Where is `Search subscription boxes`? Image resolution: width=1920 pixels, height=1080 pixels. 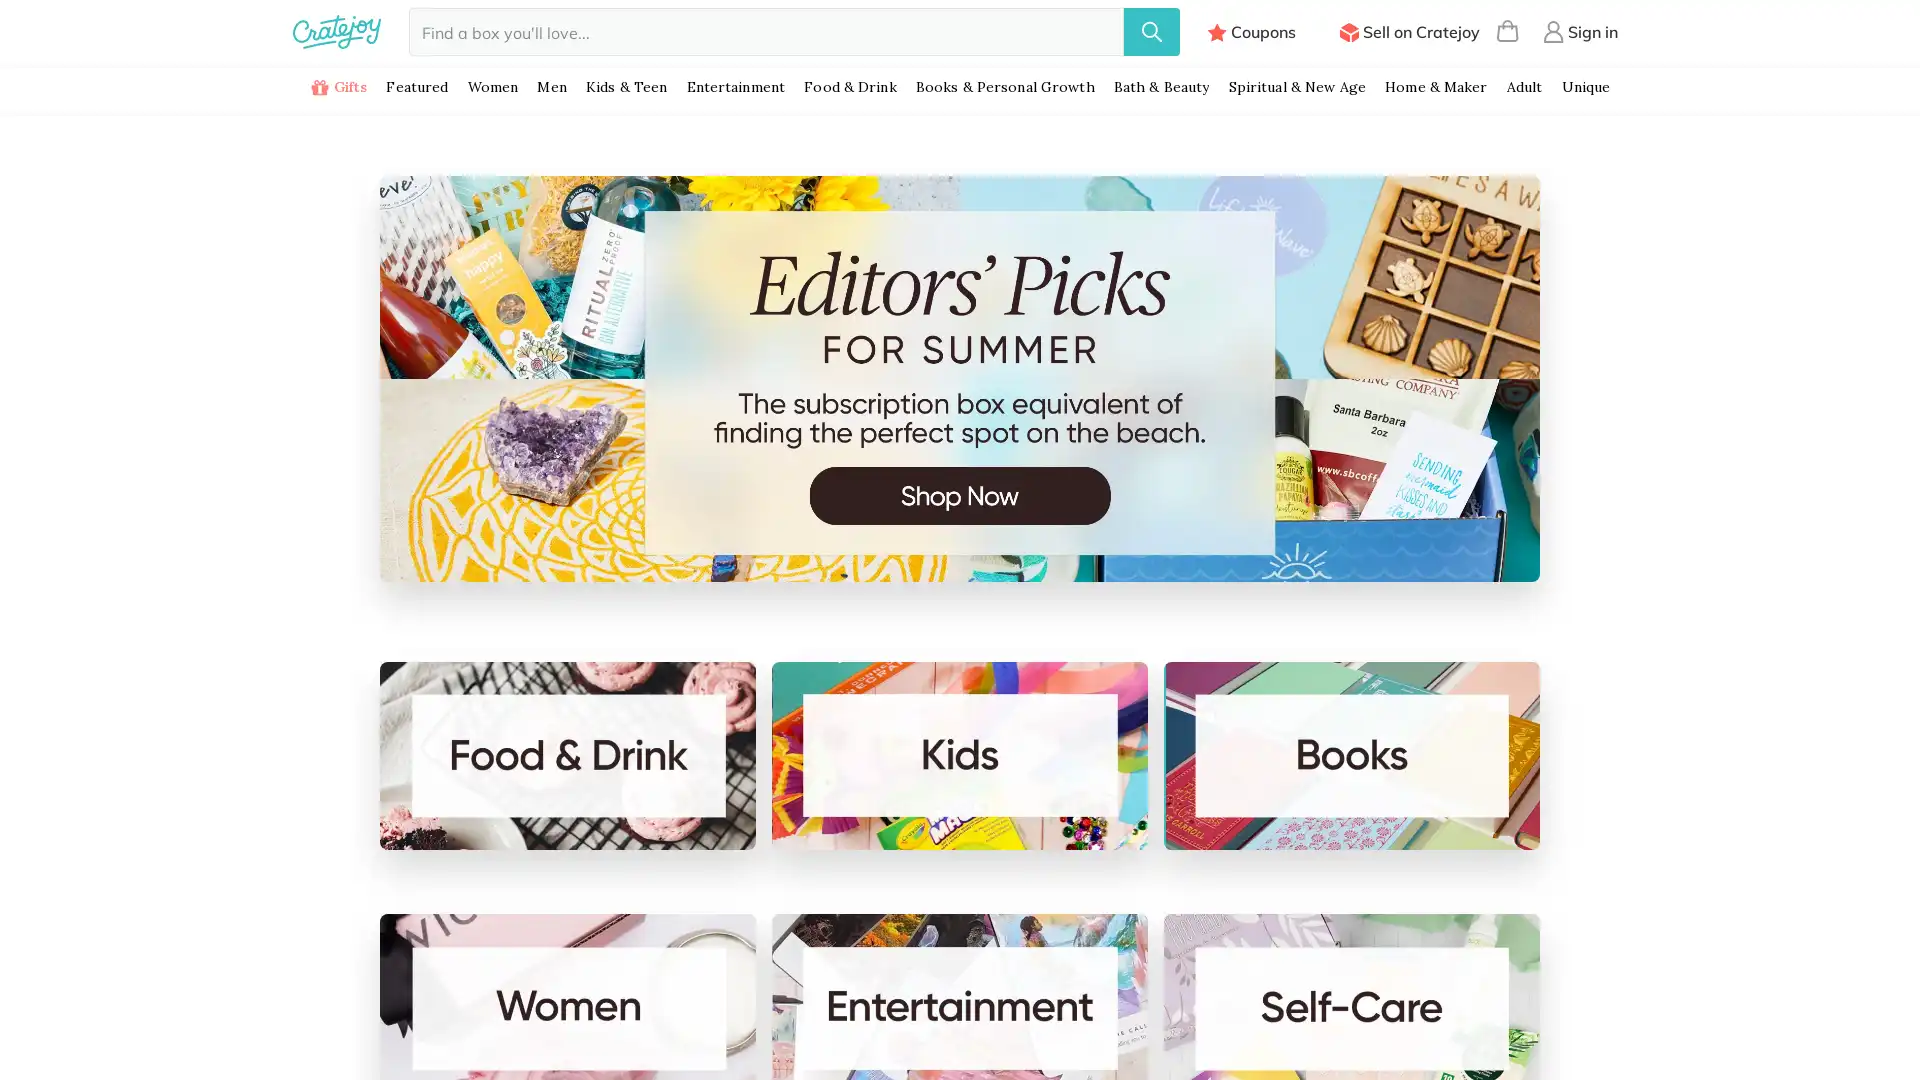
Search subscription boxes is located at coordinates (1151, 31).